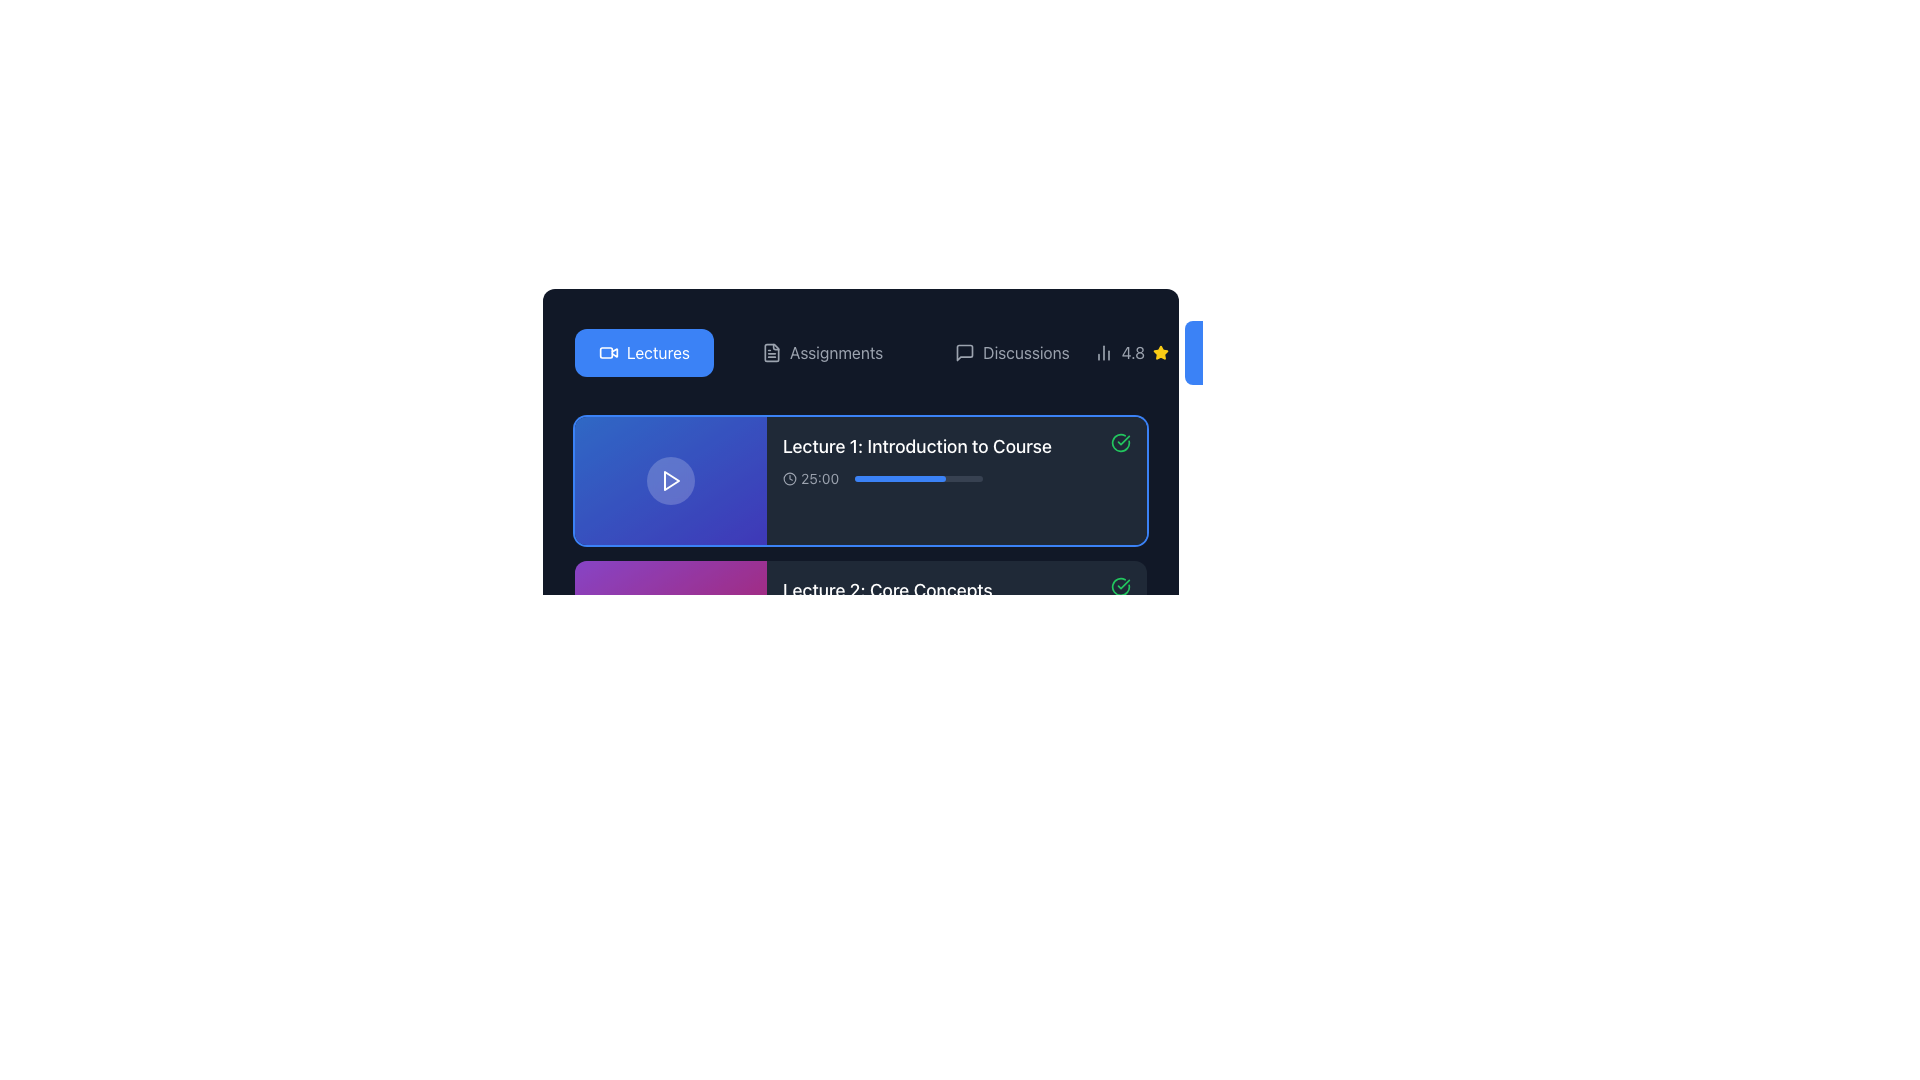 The height and width of the screenshot is (1080, 1920). Describe the element at coordinates (771, 352) in the screenshot. I see `the document icon representing the 'Assignments' section in the top navigation bar` at that location.